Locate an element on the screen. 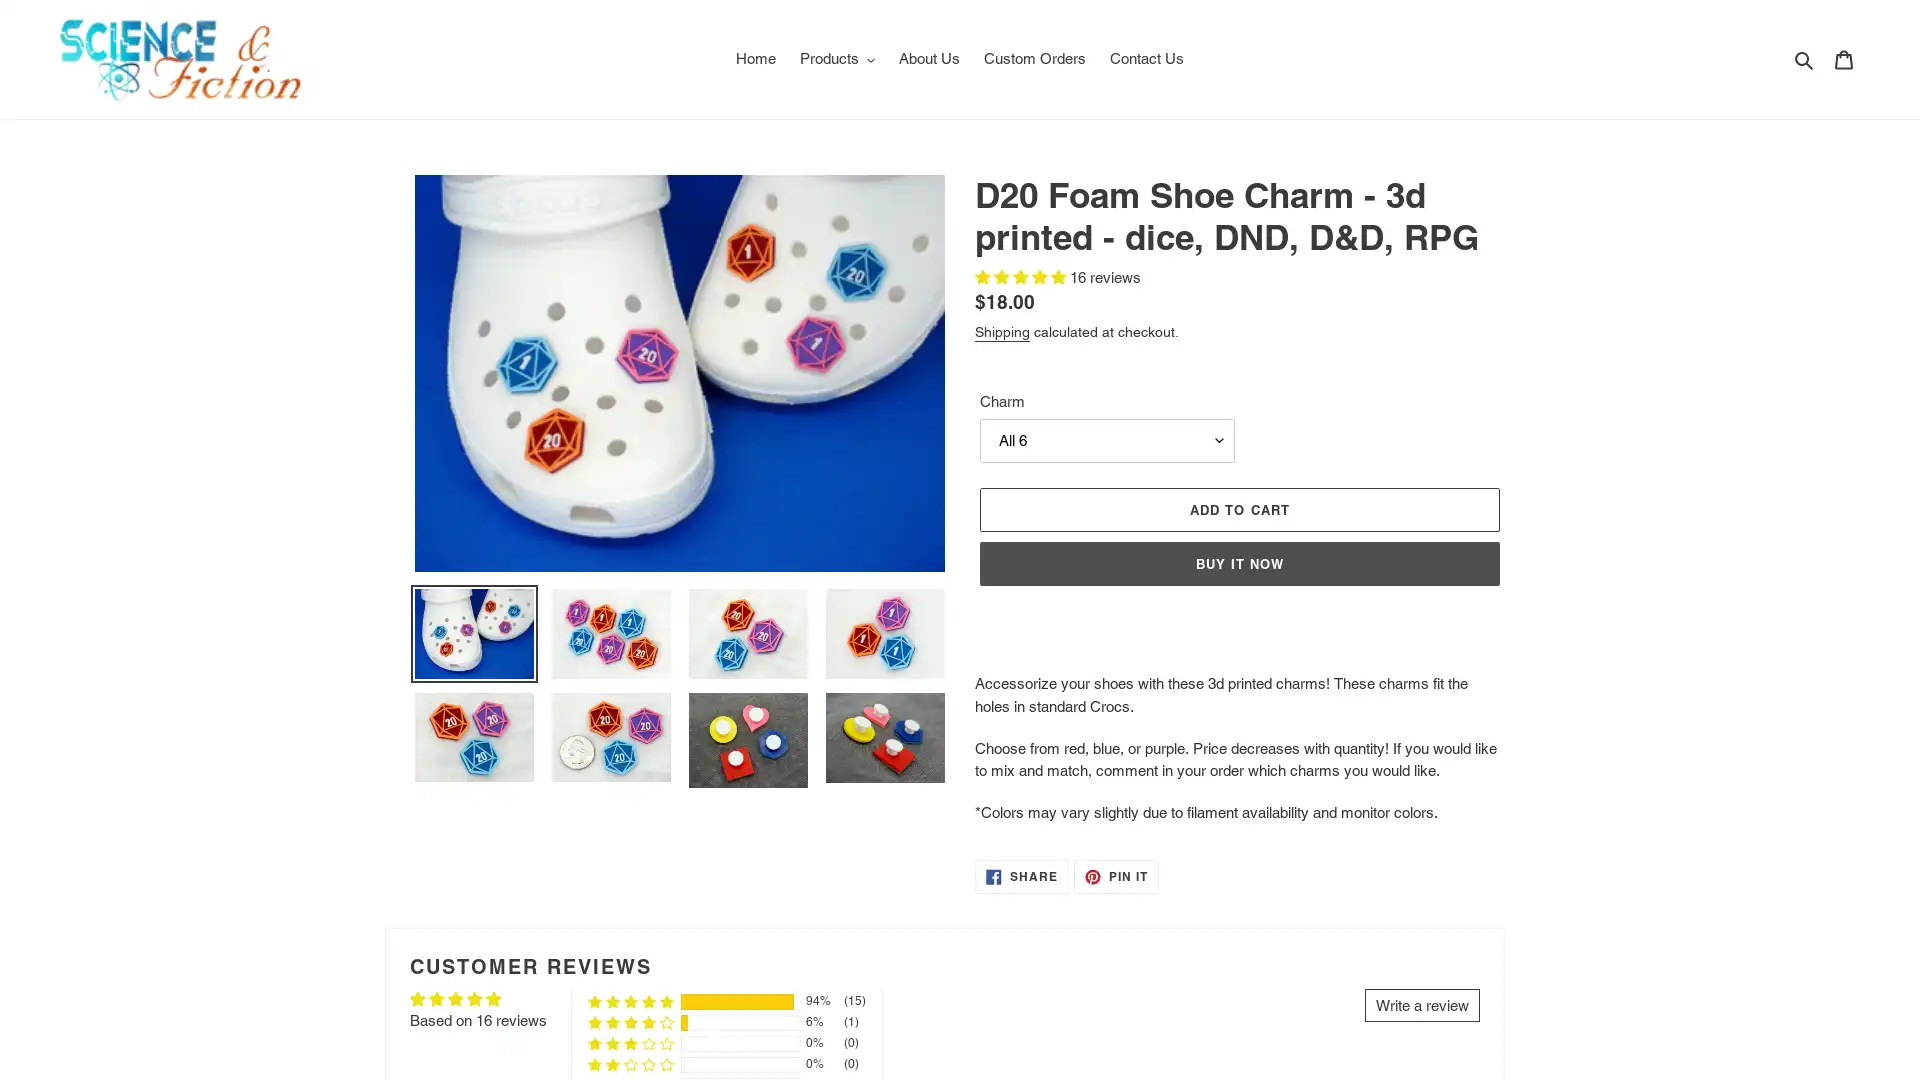  94% (15) reviews with 5 star rating is located at coordinates (629, 1001).